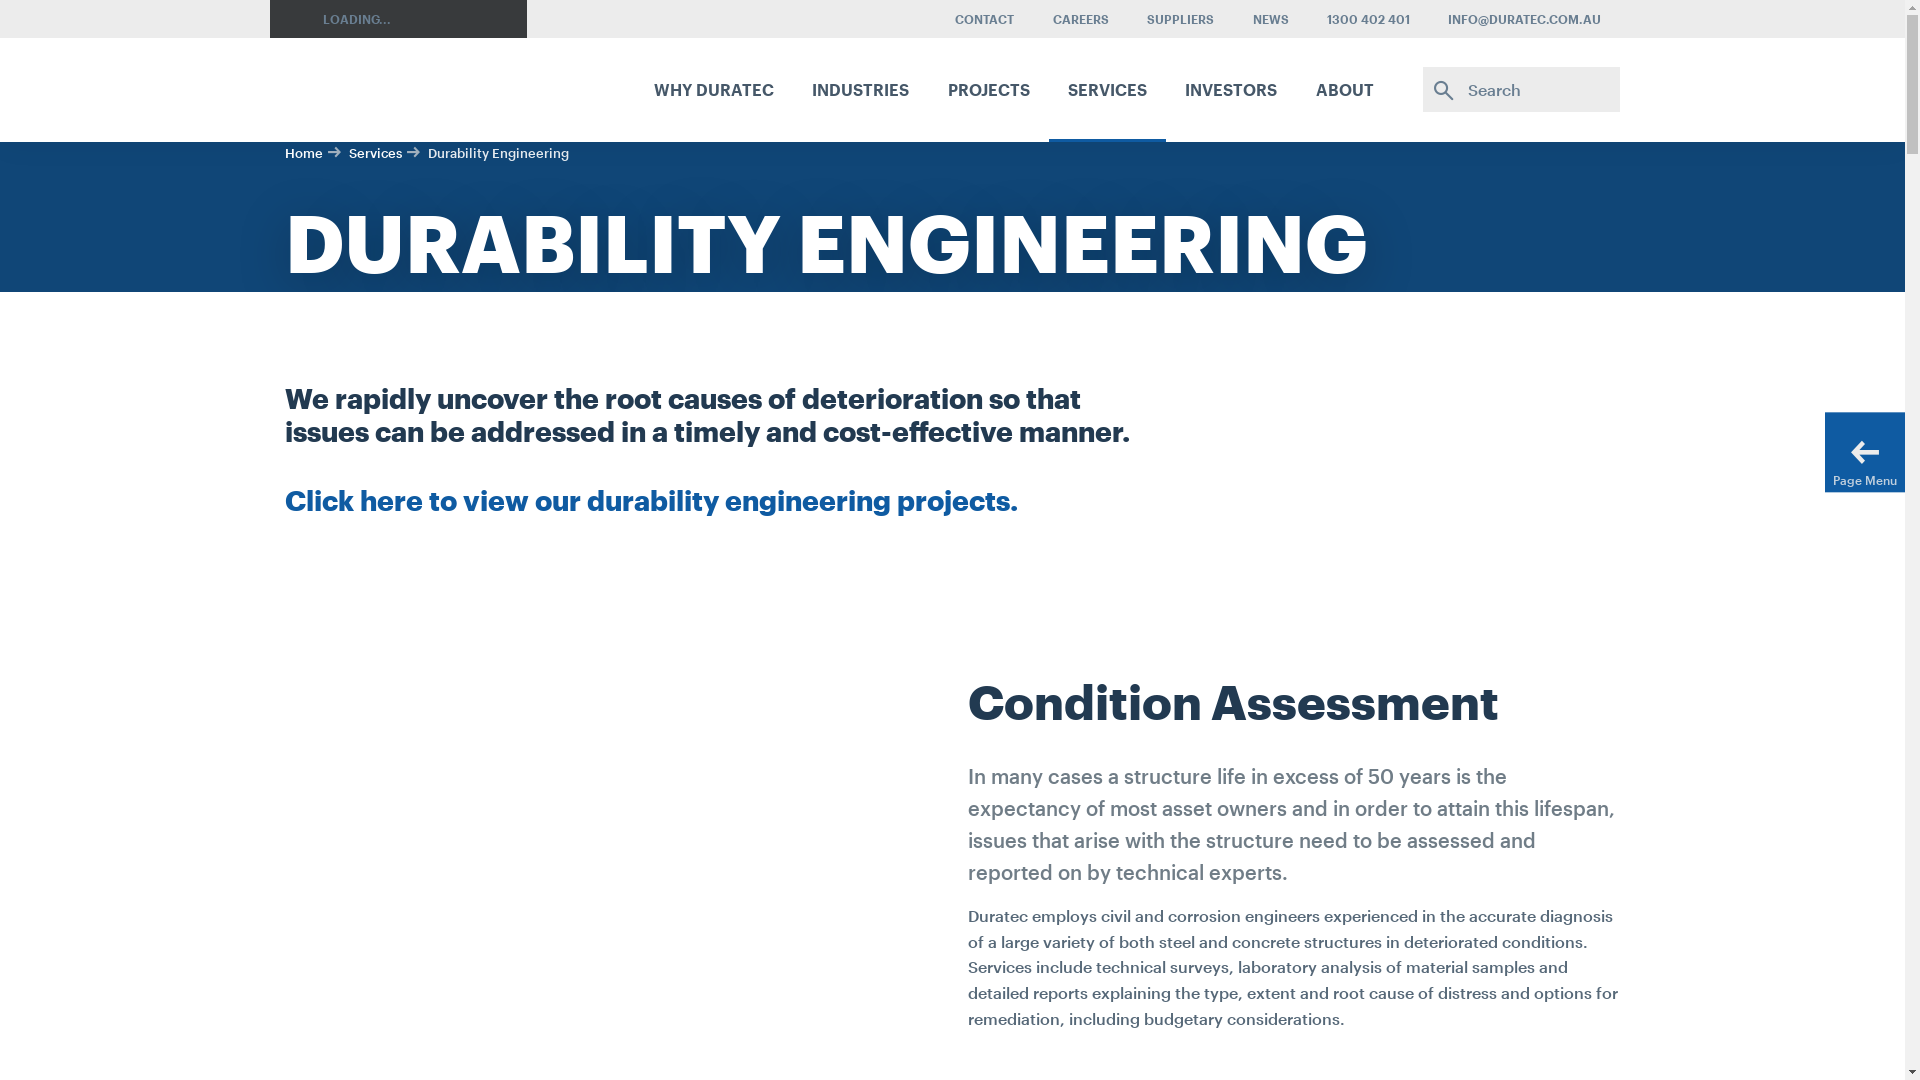  Describe the element at coordinates (650, 499) in the screenshot. I see `'Click here to view our durability engineering projects.'` at that location.